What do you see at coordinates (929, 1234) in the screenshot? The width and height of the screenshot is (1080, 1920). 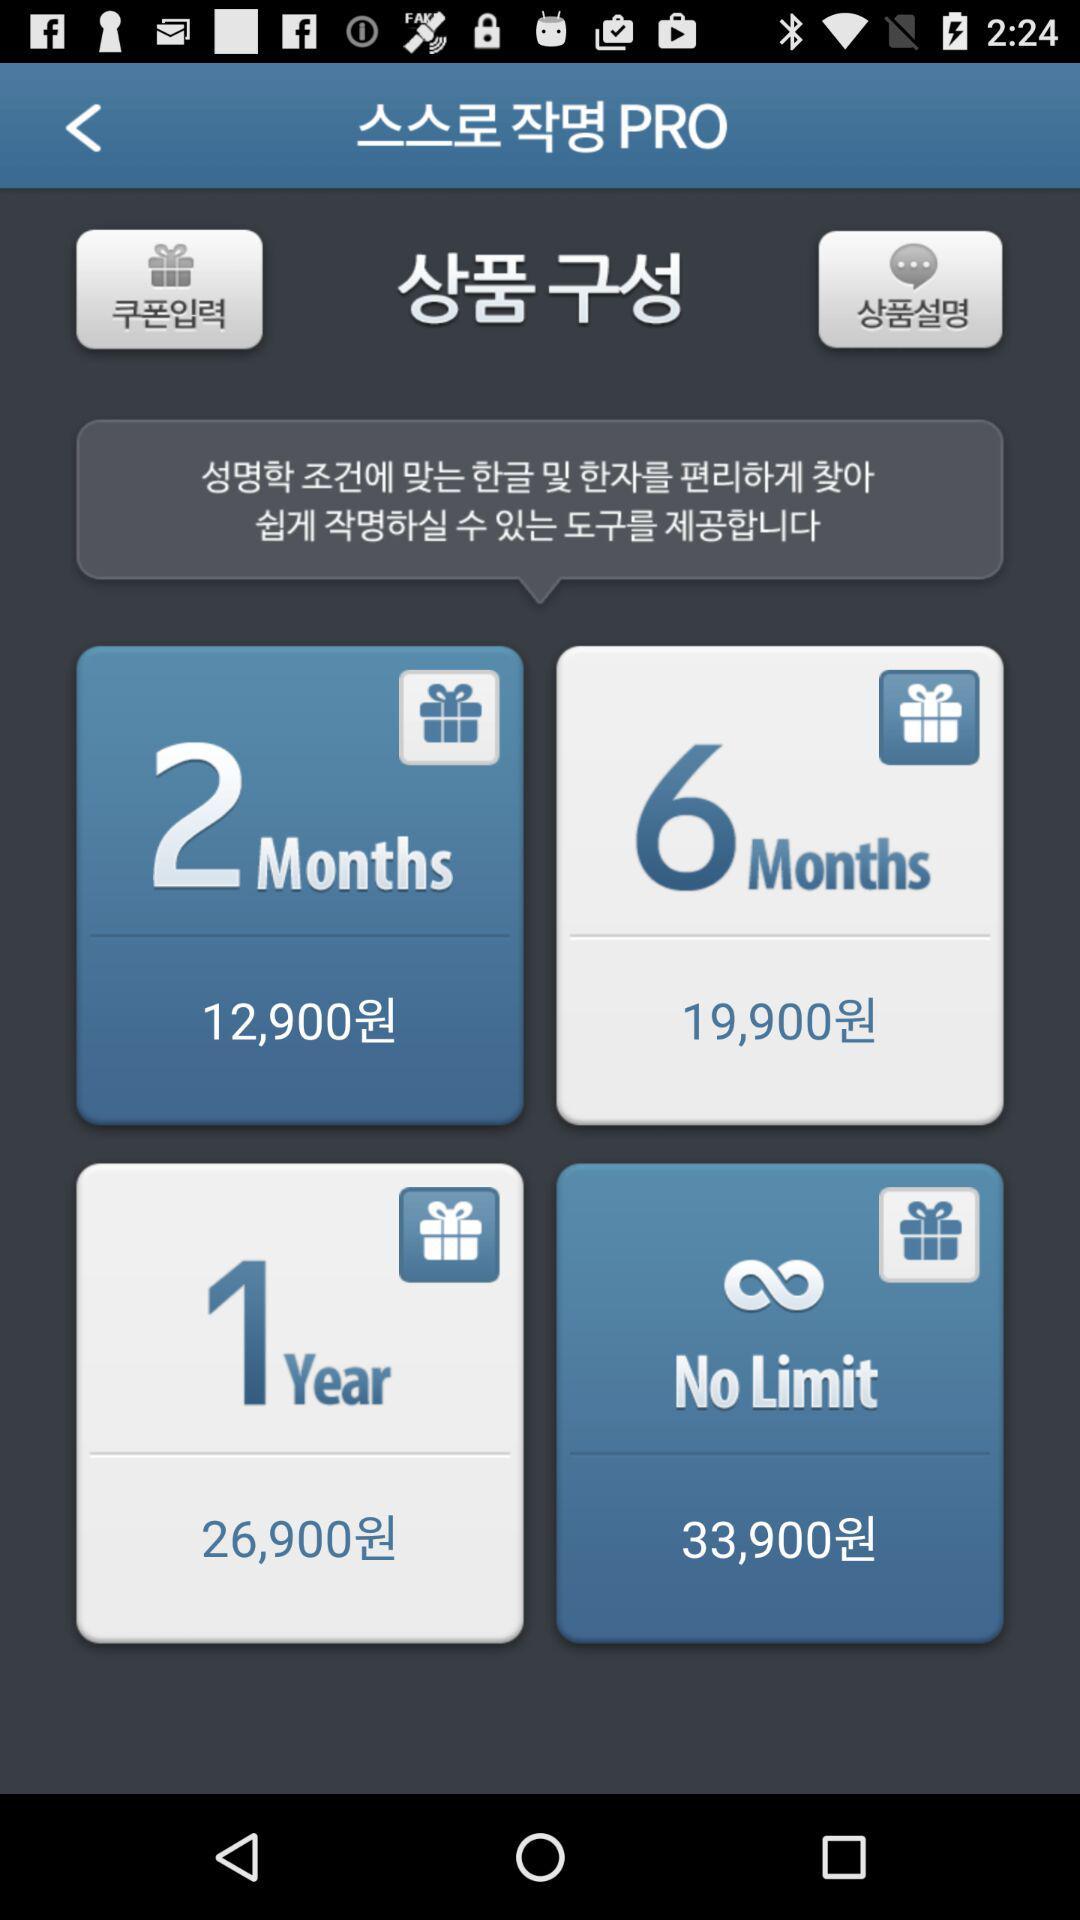 I see `blink gift` at bounding box center [929, 1234].